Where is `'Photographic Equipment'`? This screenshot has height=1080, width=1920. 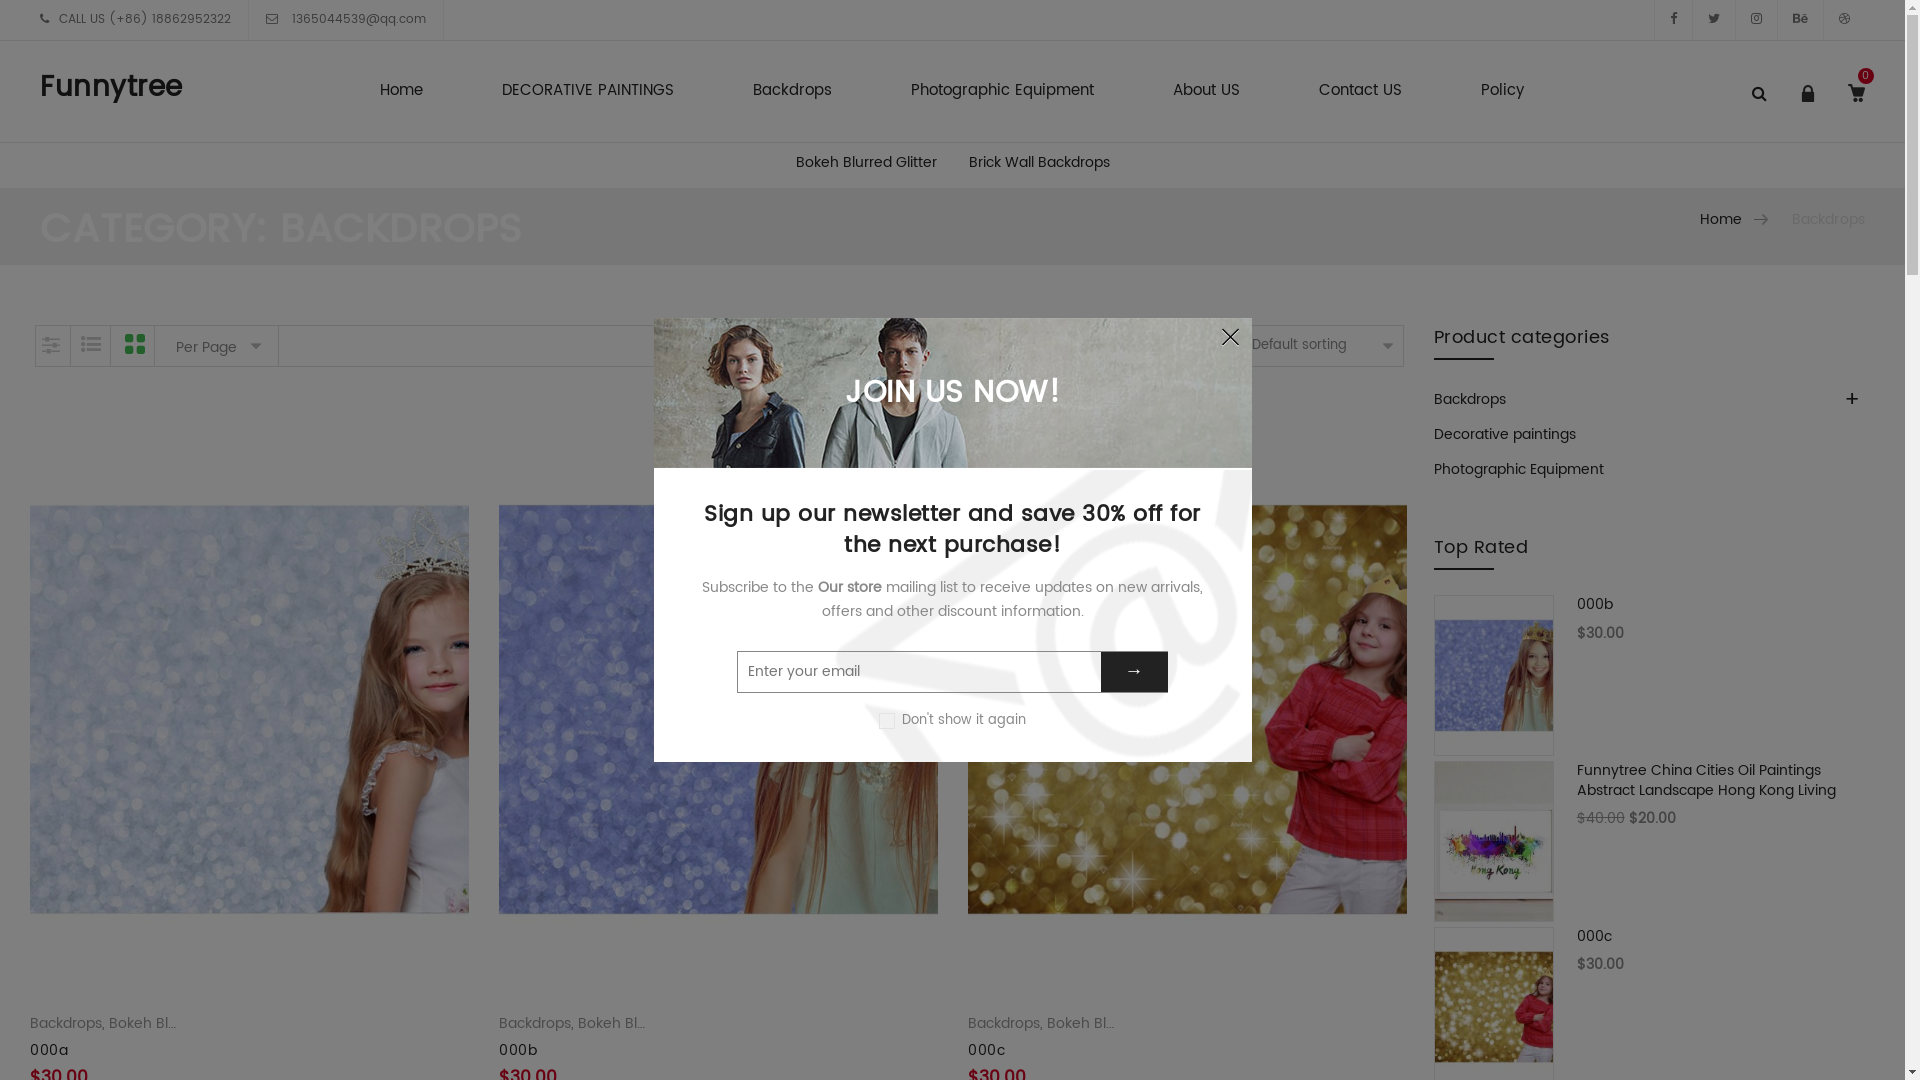
'Photographic Equipment' is located at coordinates (1518, 469).